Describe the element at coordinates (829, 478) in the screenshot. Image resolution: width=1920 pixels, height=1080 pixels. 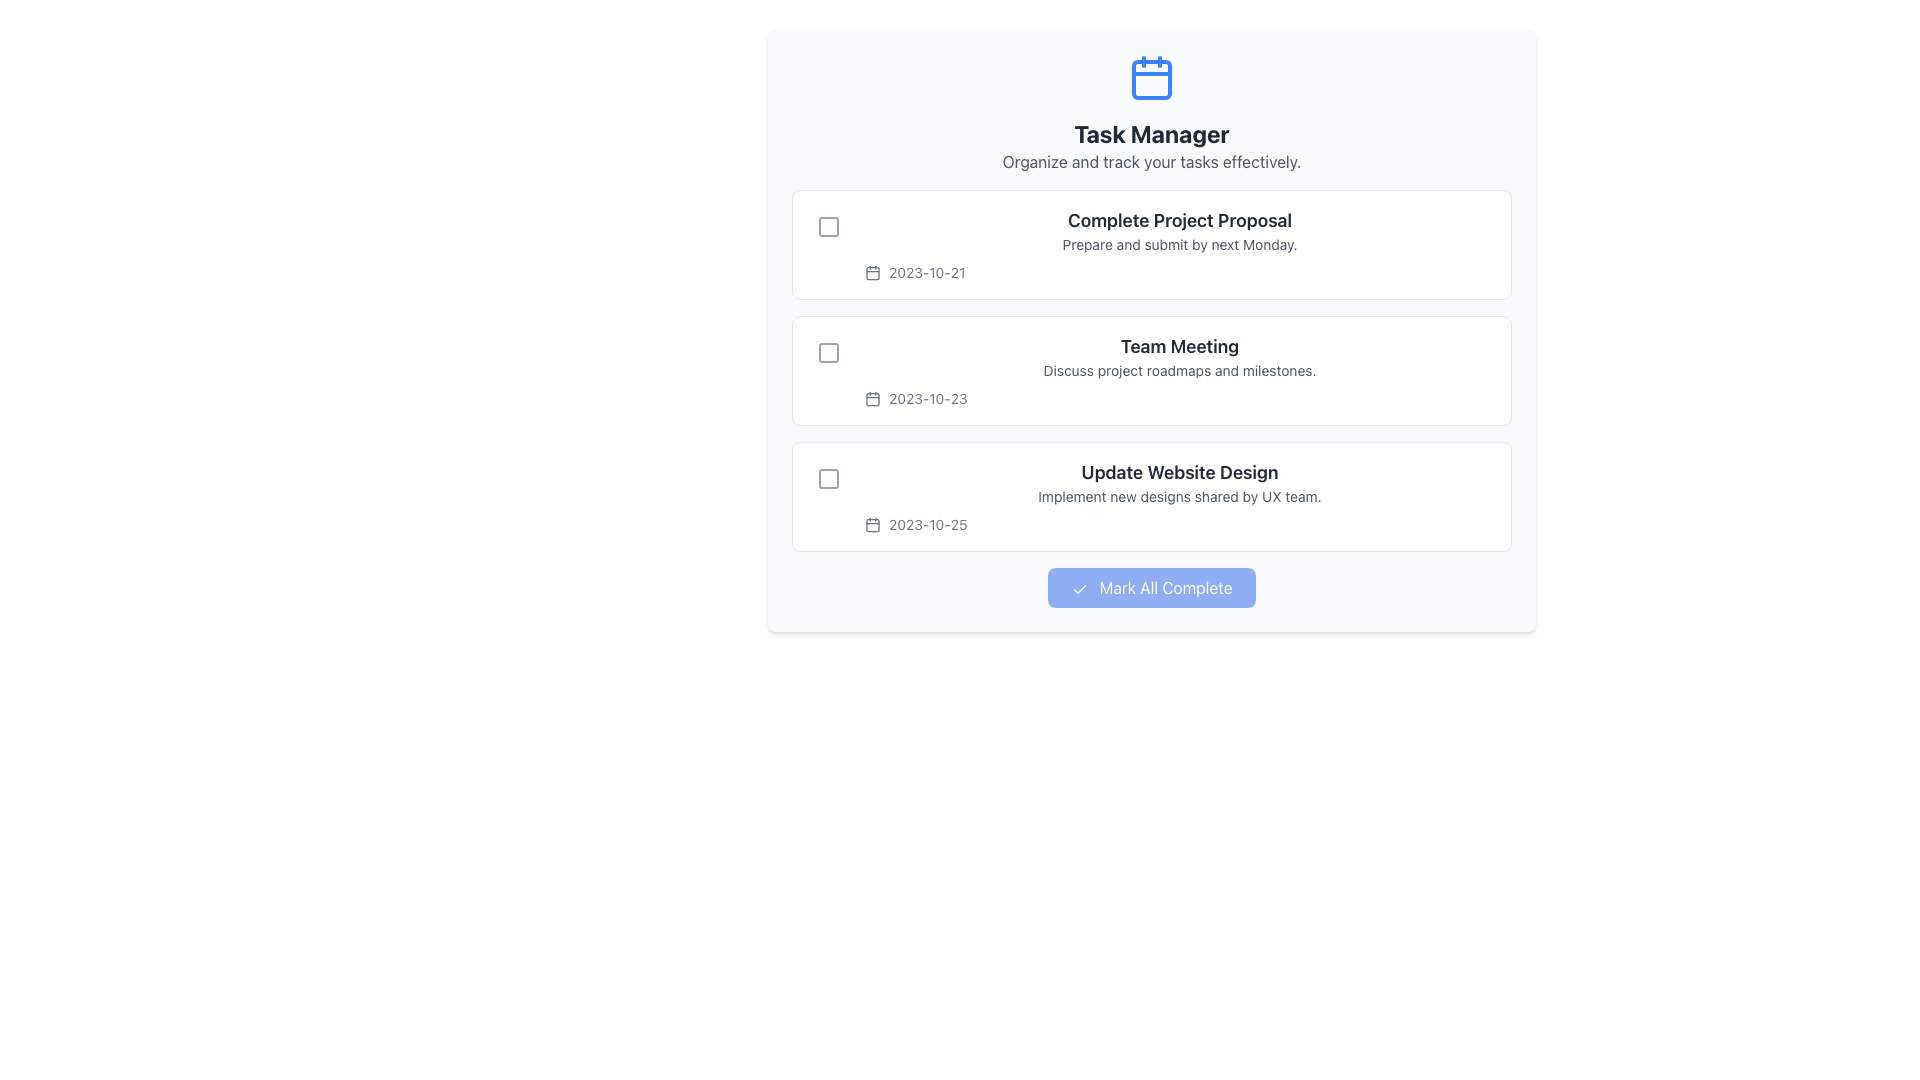
I see `the checkbox or marker icon located to the left of the task labeled 'Update Website Design' in the third task row` at that location.